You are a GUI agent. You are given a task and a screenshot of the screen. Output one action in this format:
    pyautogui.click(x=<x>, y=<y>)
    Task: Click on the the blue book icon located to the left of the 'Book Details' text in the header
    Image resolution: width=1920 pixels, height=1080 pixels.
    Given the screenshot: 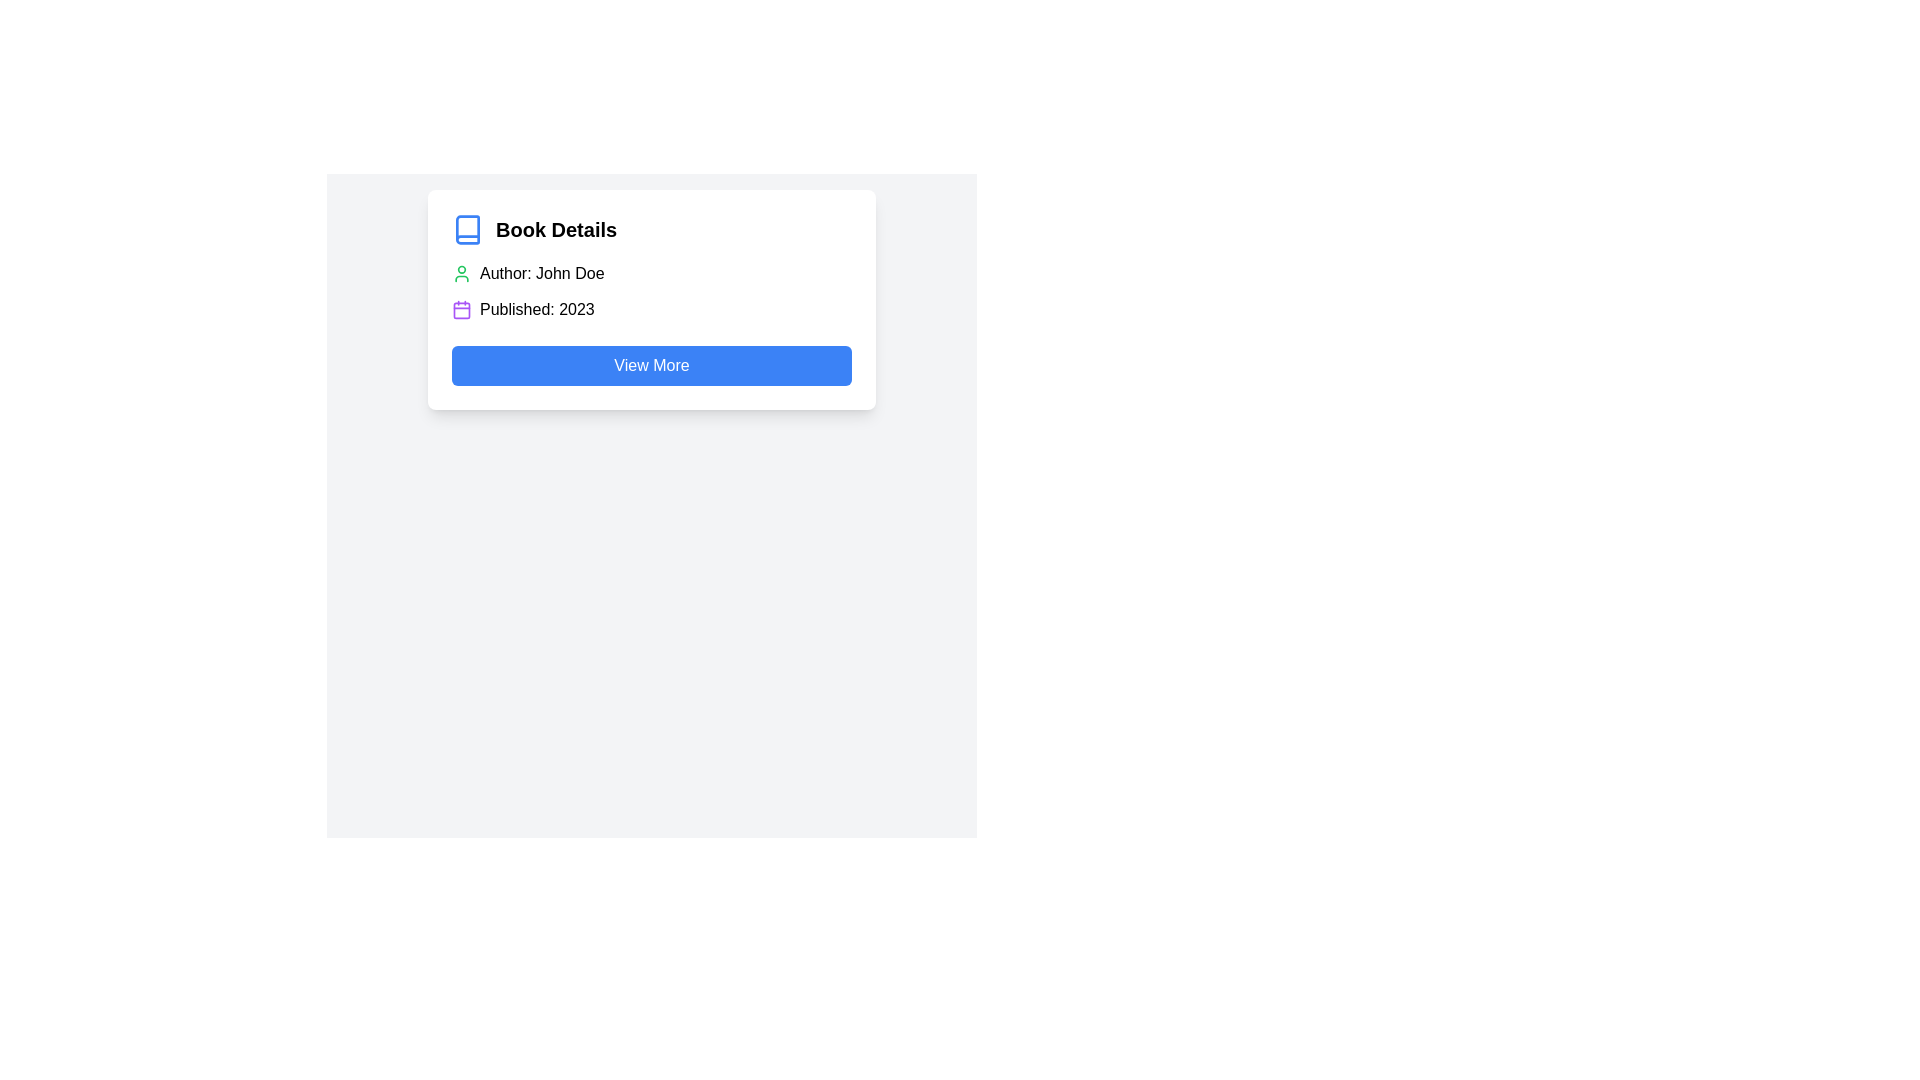 What is the action you would take?
    pyautogui.click(x=466, y=229)
    